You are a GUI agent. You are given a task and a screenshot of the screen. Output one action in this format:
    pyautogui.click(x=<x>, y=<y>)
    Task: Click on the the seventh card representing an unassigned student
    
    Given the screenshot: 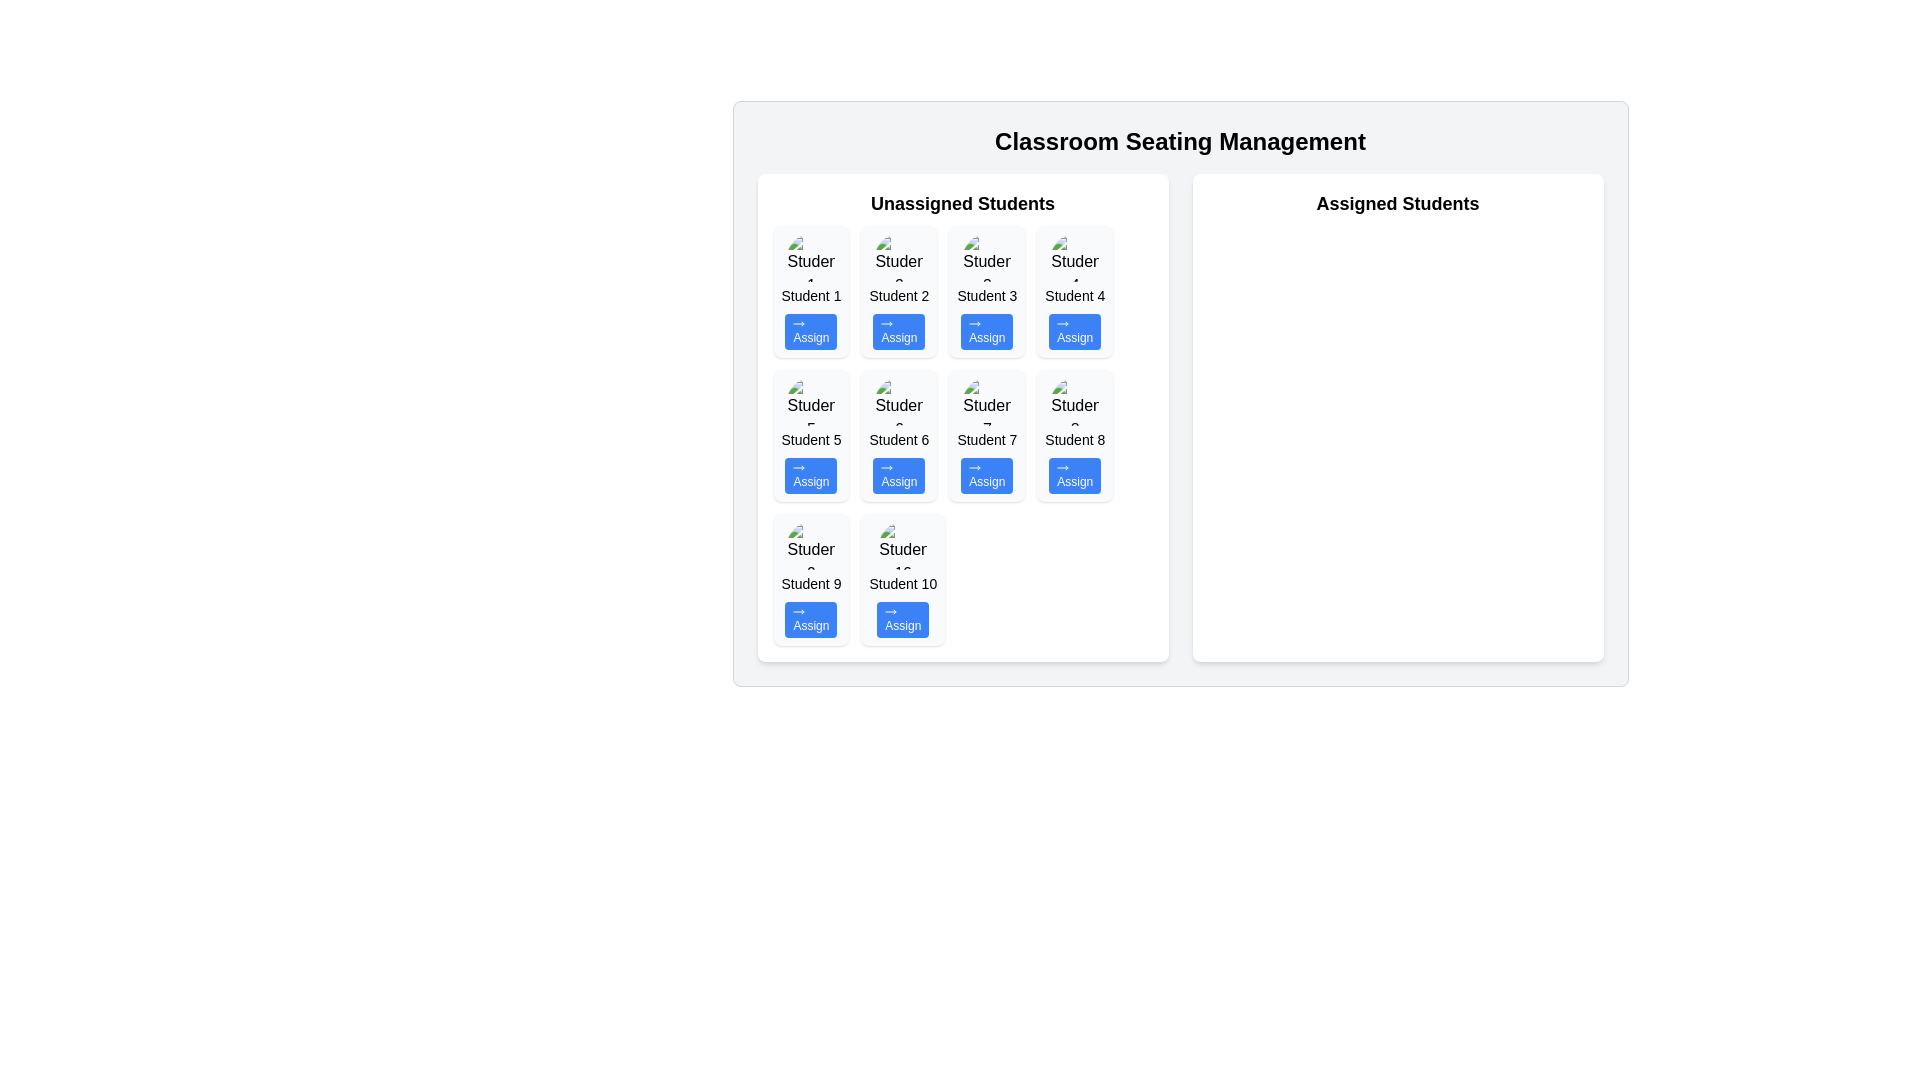 What is the action you would take?
    pyautogui.click(x=987, y=434)
    